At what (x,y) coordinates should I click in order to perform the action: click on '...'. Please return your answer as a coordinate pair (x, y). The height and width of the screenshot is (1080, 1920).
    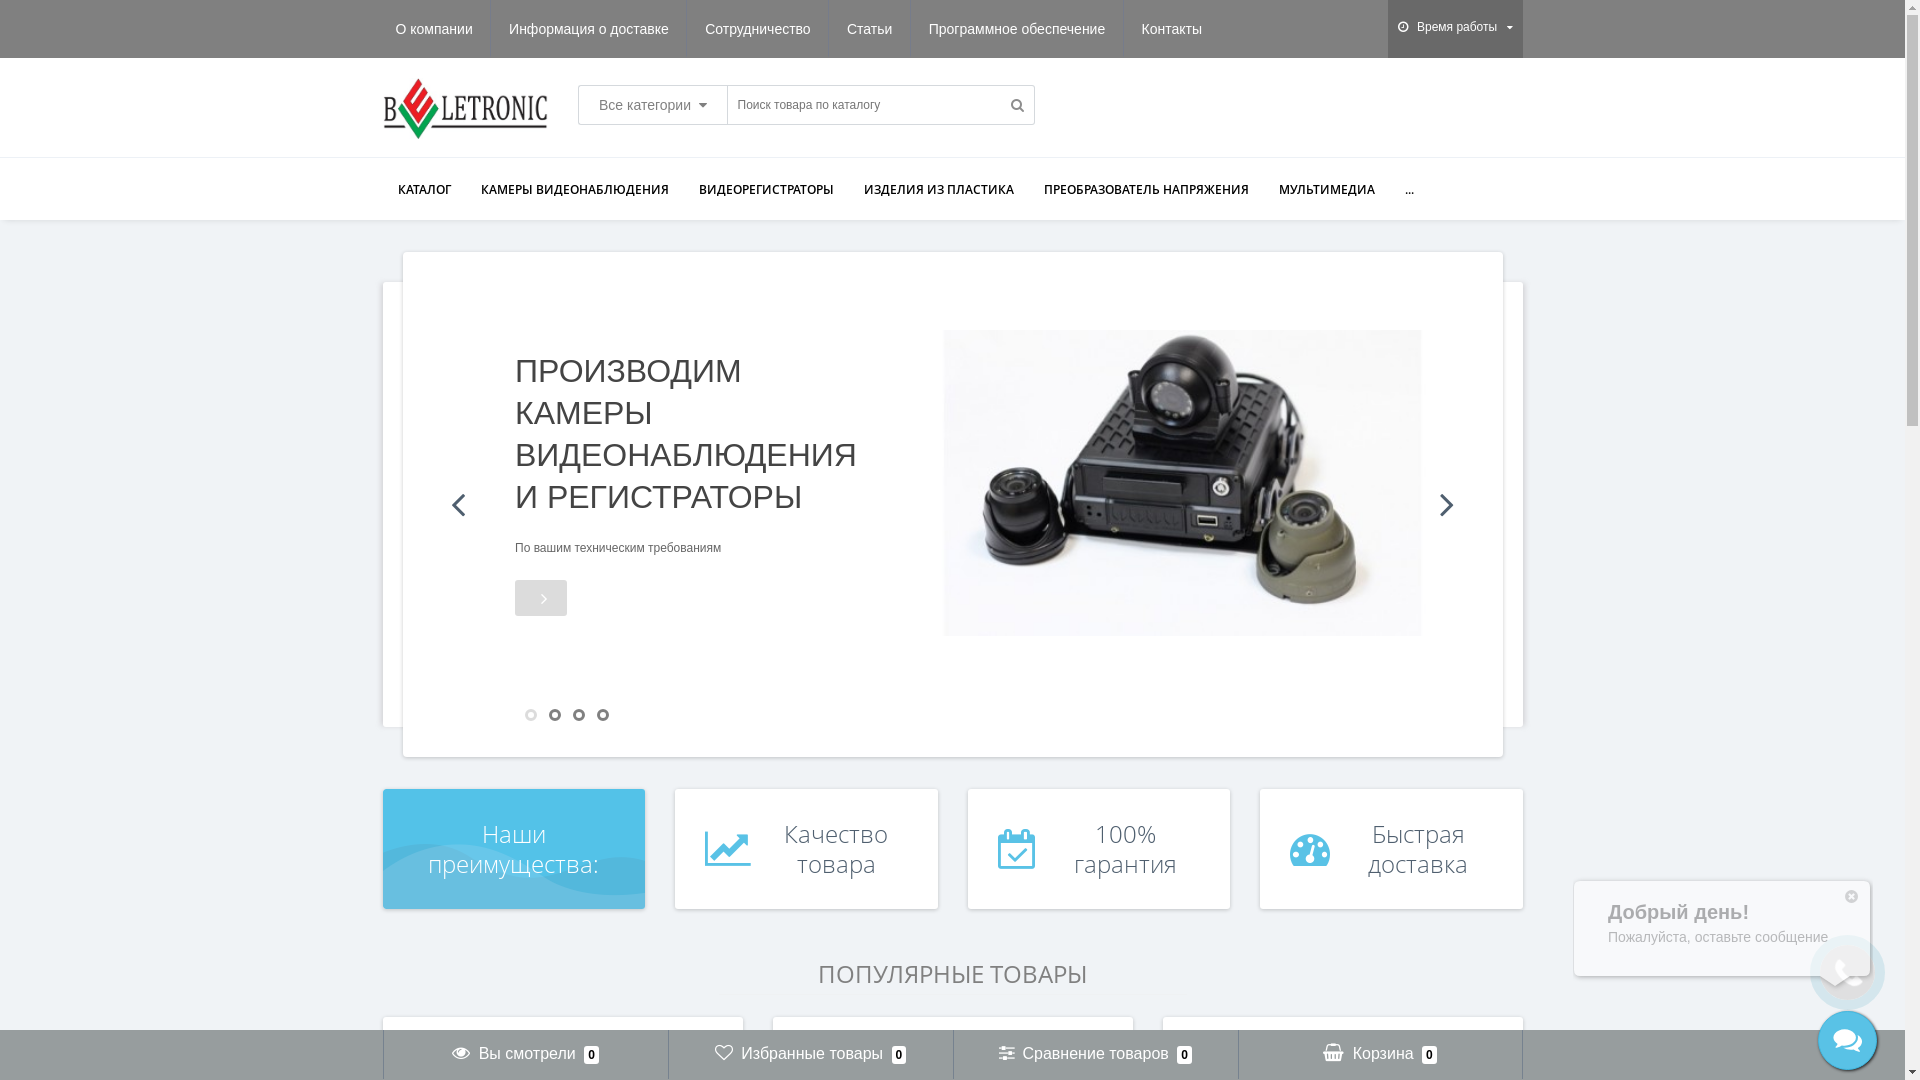
    Looking at the image, I should click on (1408, 189).